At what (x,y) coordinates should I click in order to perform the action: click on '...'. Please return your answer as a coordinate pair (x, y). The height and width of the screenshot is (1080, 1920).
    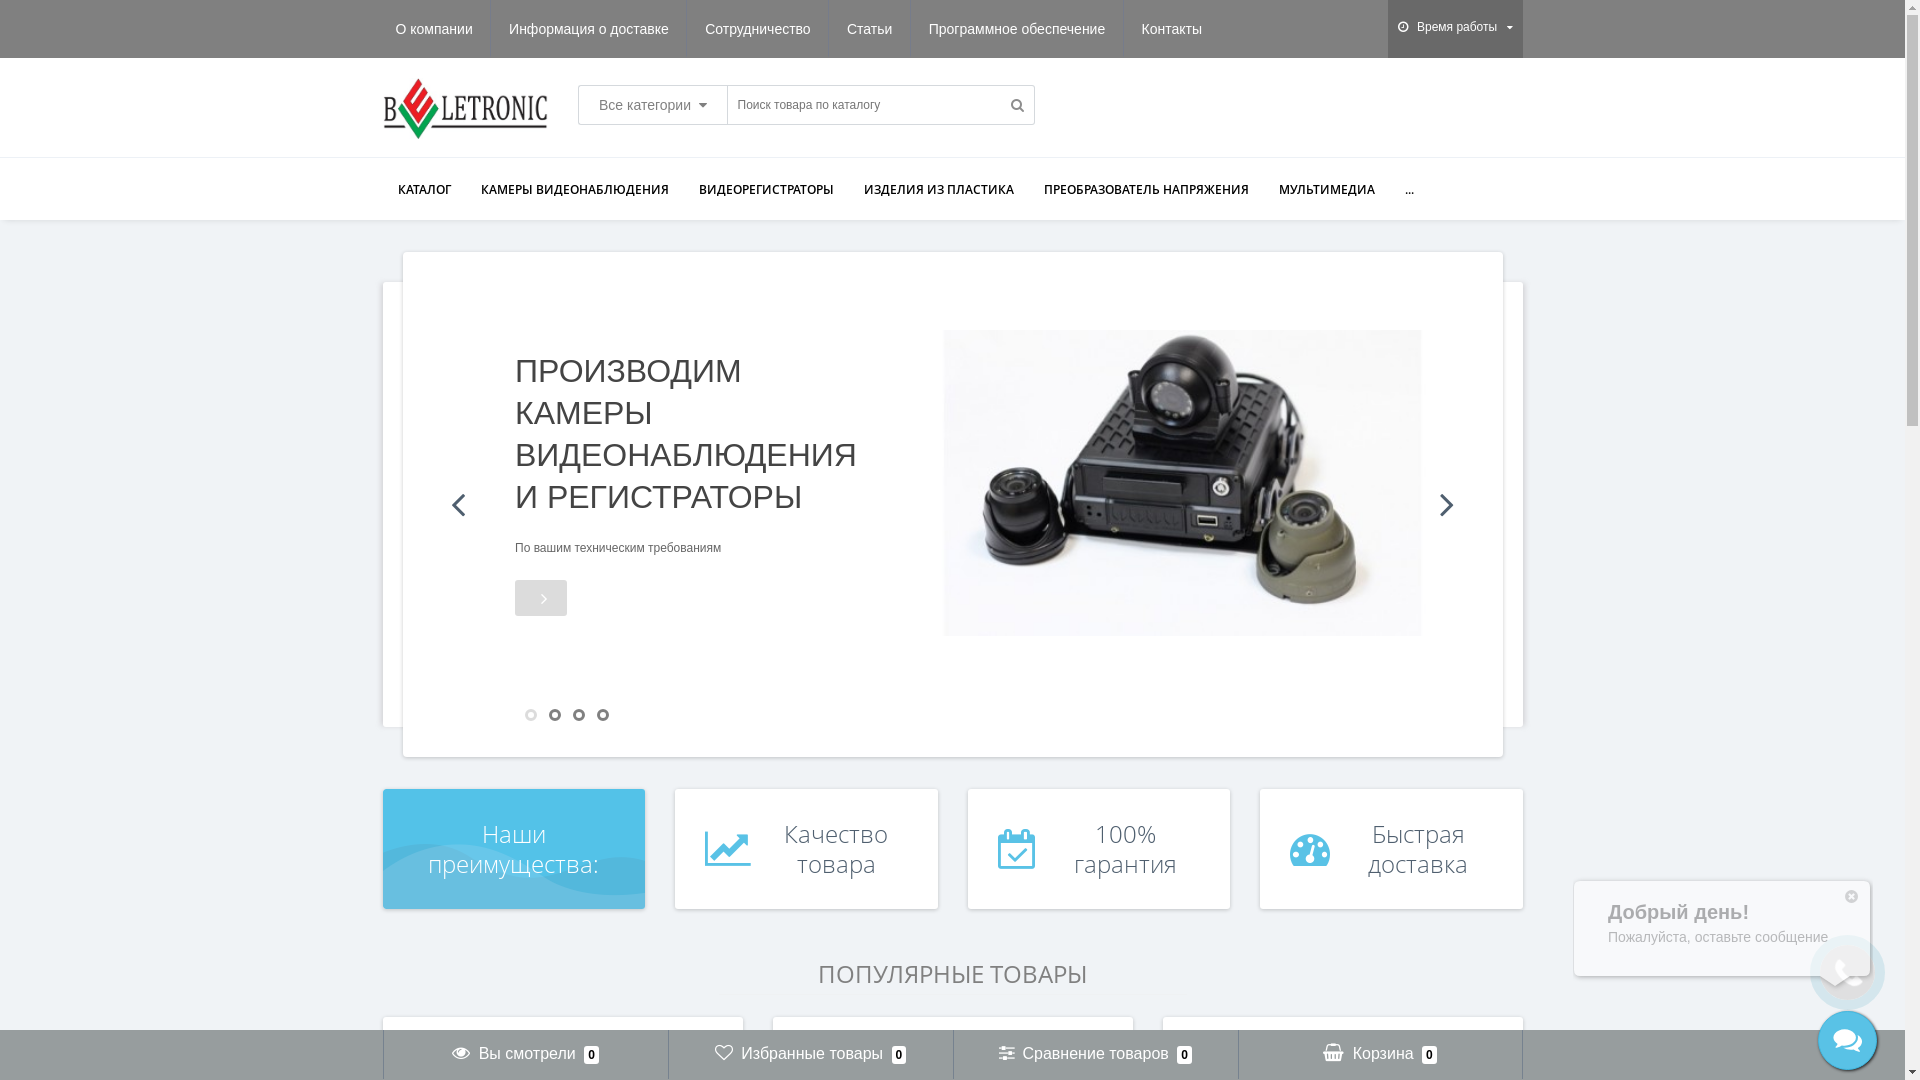
    Looking at the image, I should click on (1408, 189).